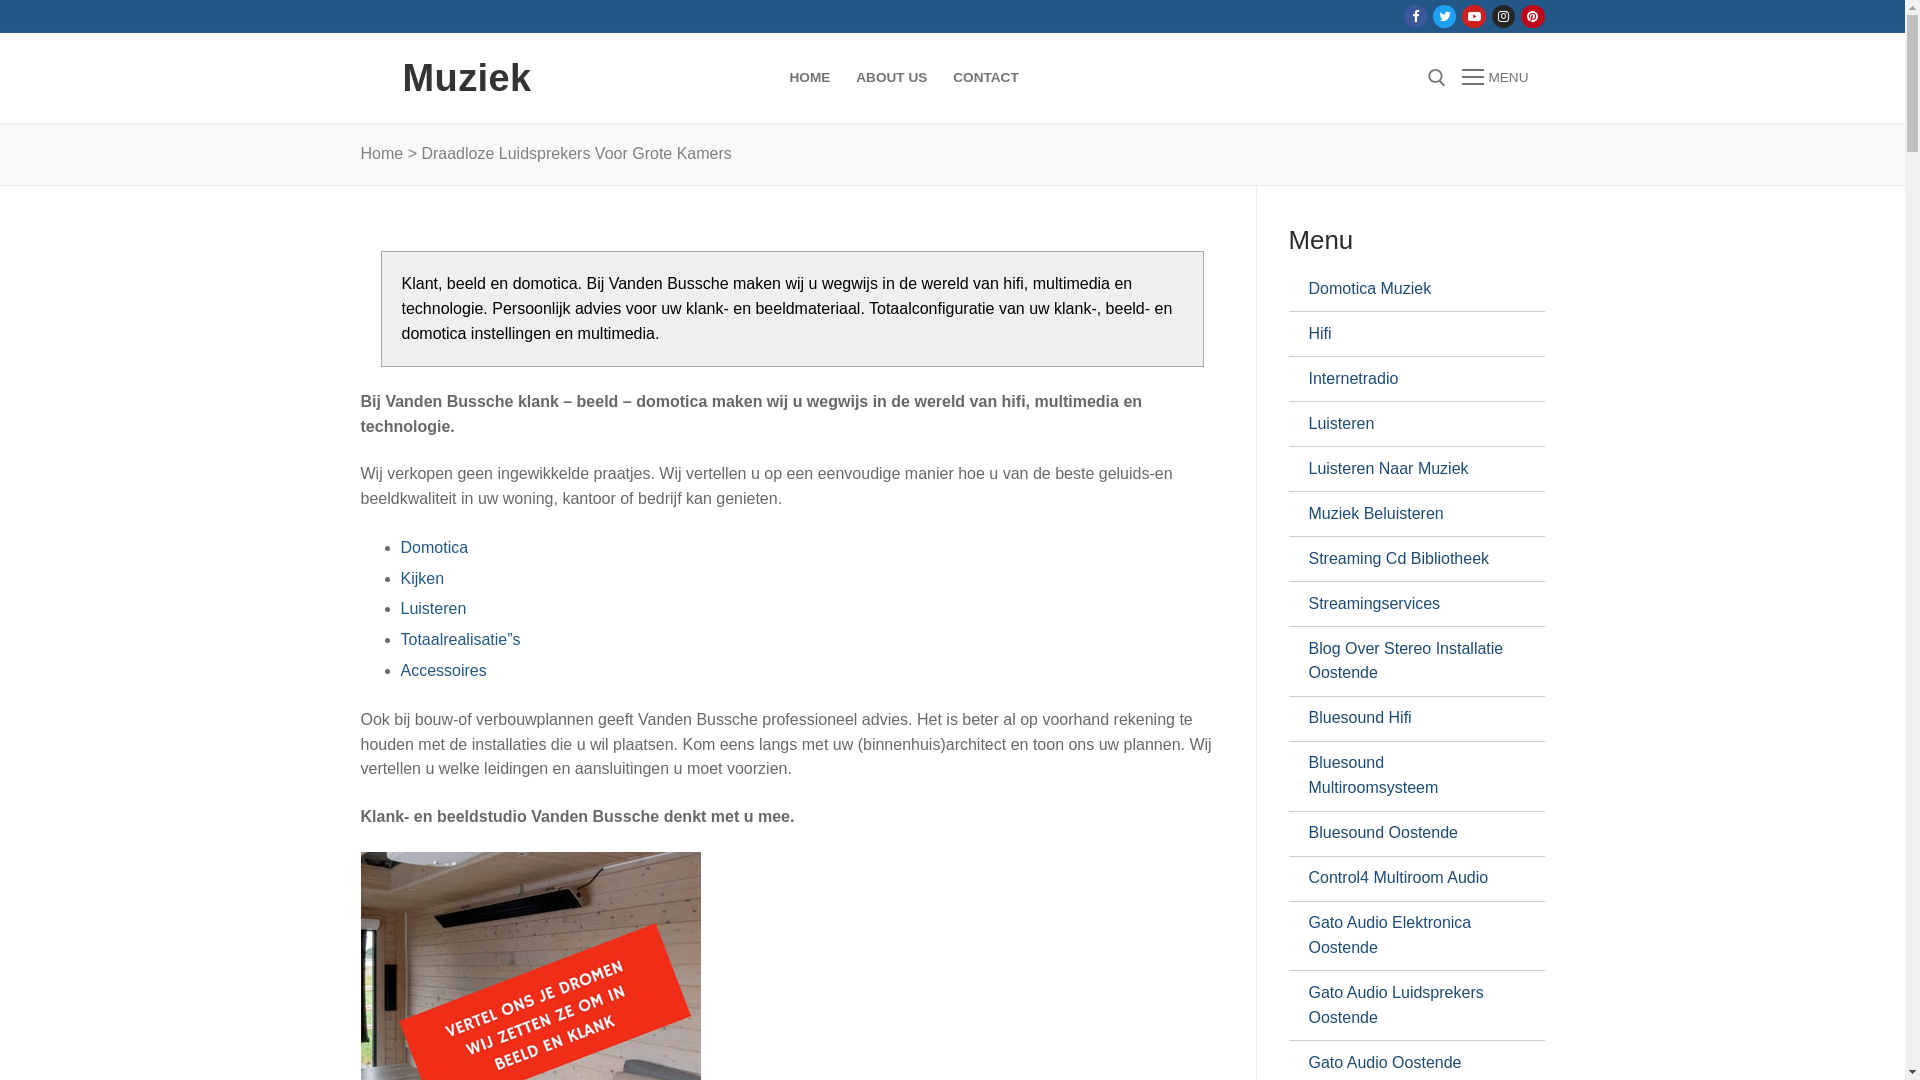  What do you see at coordinates (985, 76) in the screenshot?
I see `'CONTACT'` at bounding box center [985, 76].